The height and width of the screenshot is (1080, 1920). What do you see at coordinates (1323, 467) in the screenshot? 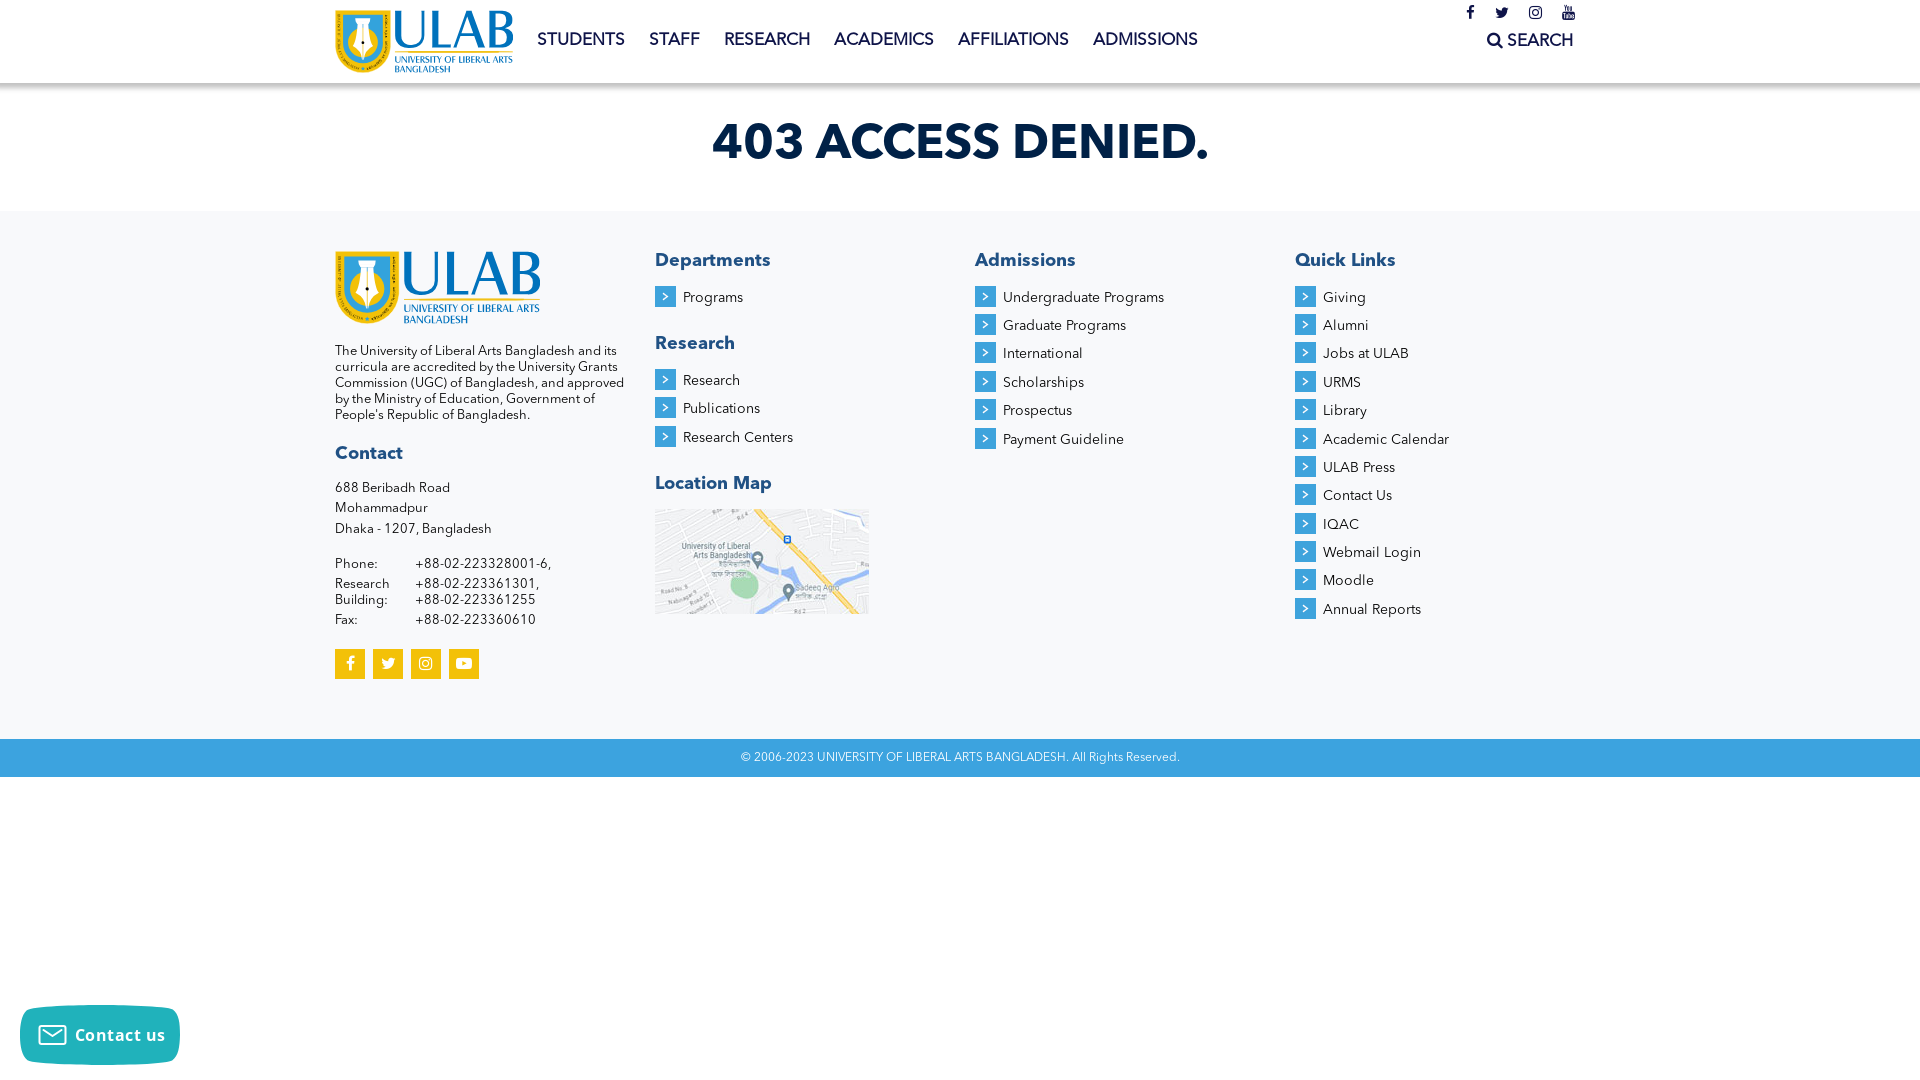
I see `'ULAB Press'` at bounding box center [1323, 467].